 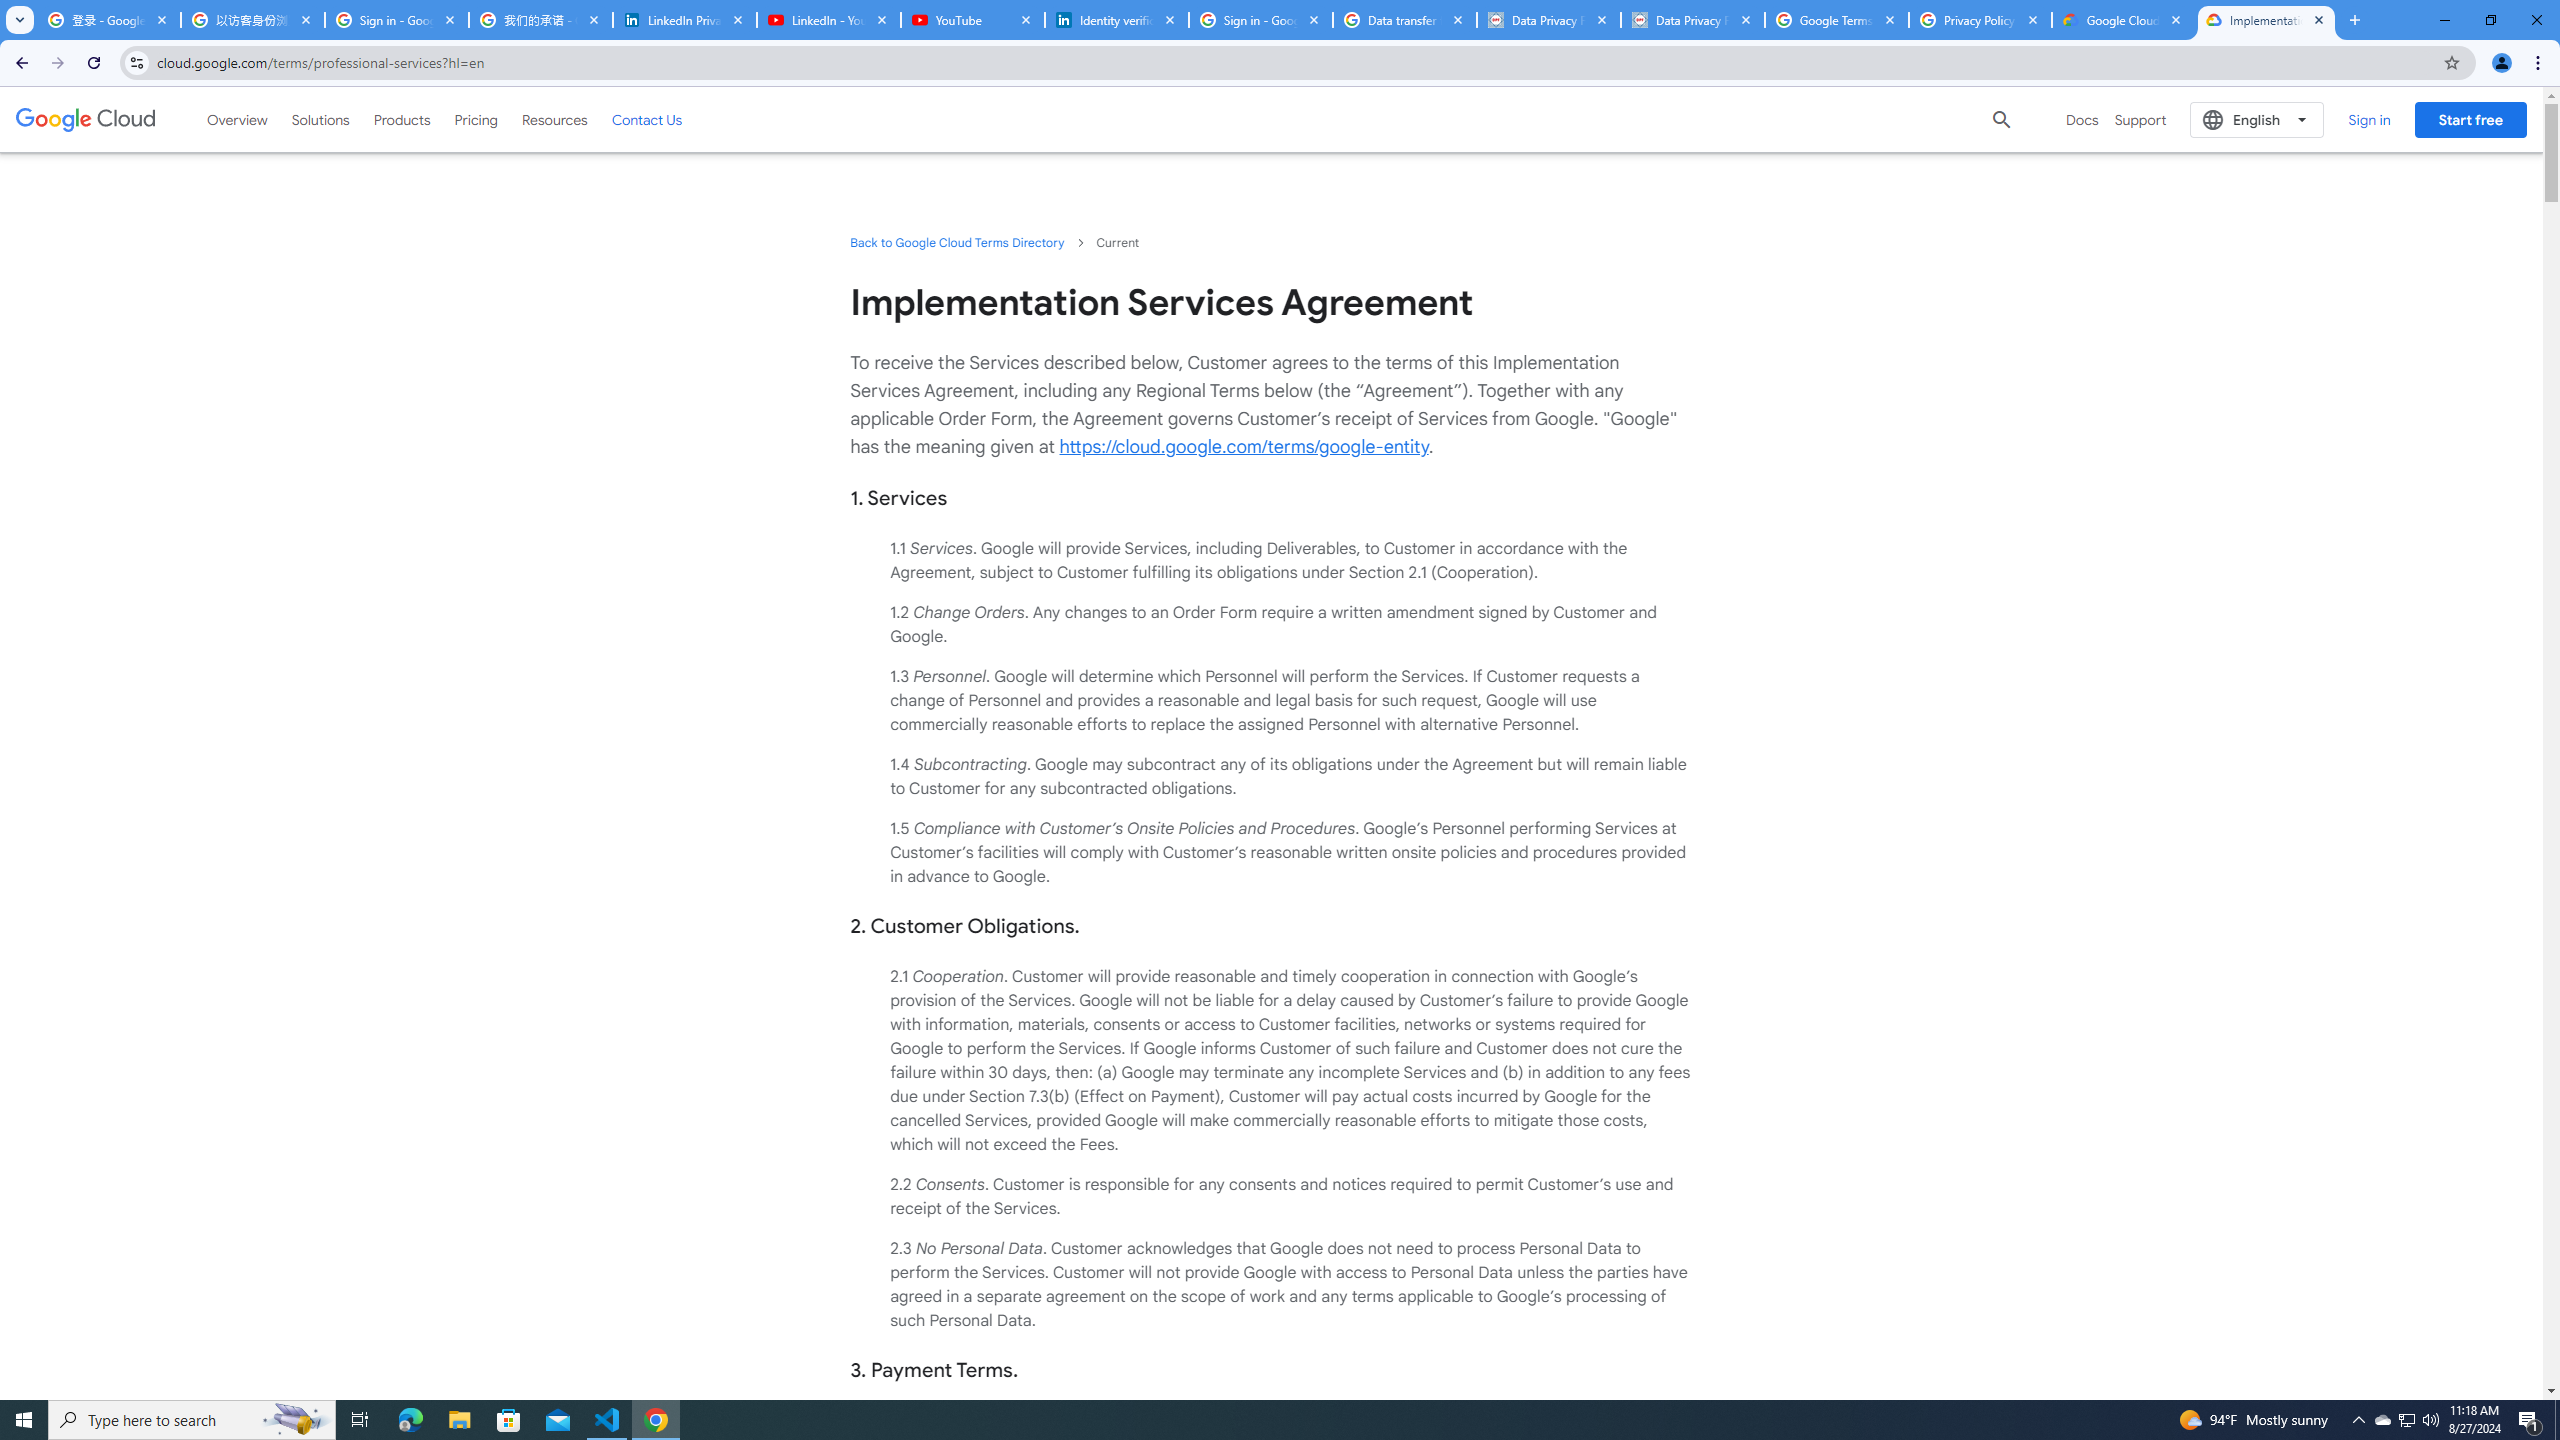 What do you see at coordinates (554, 118) in the screenshot?
I see `'Resources'` at bounding box center [554, 118].